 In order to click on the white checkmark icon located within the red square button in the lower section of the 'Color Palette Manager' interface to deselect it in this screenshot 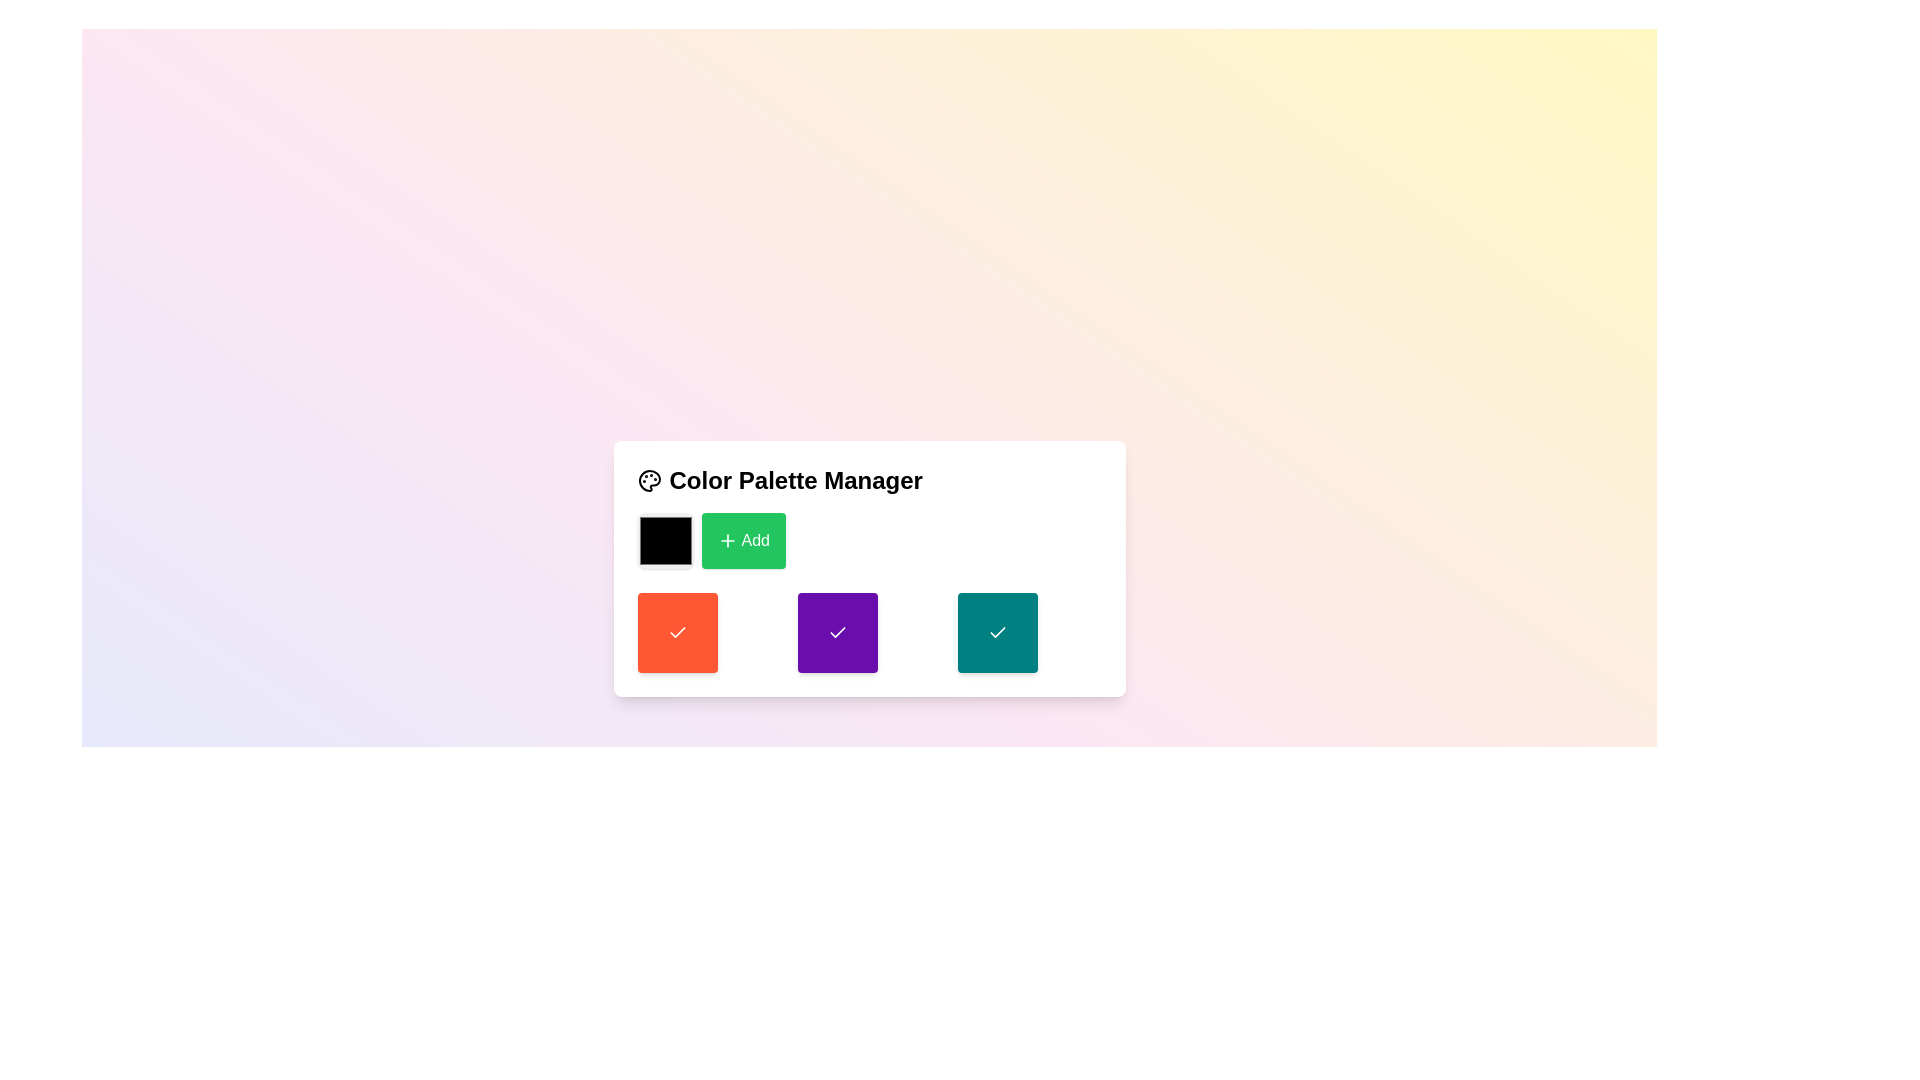, I will do `click(677, 632)`.